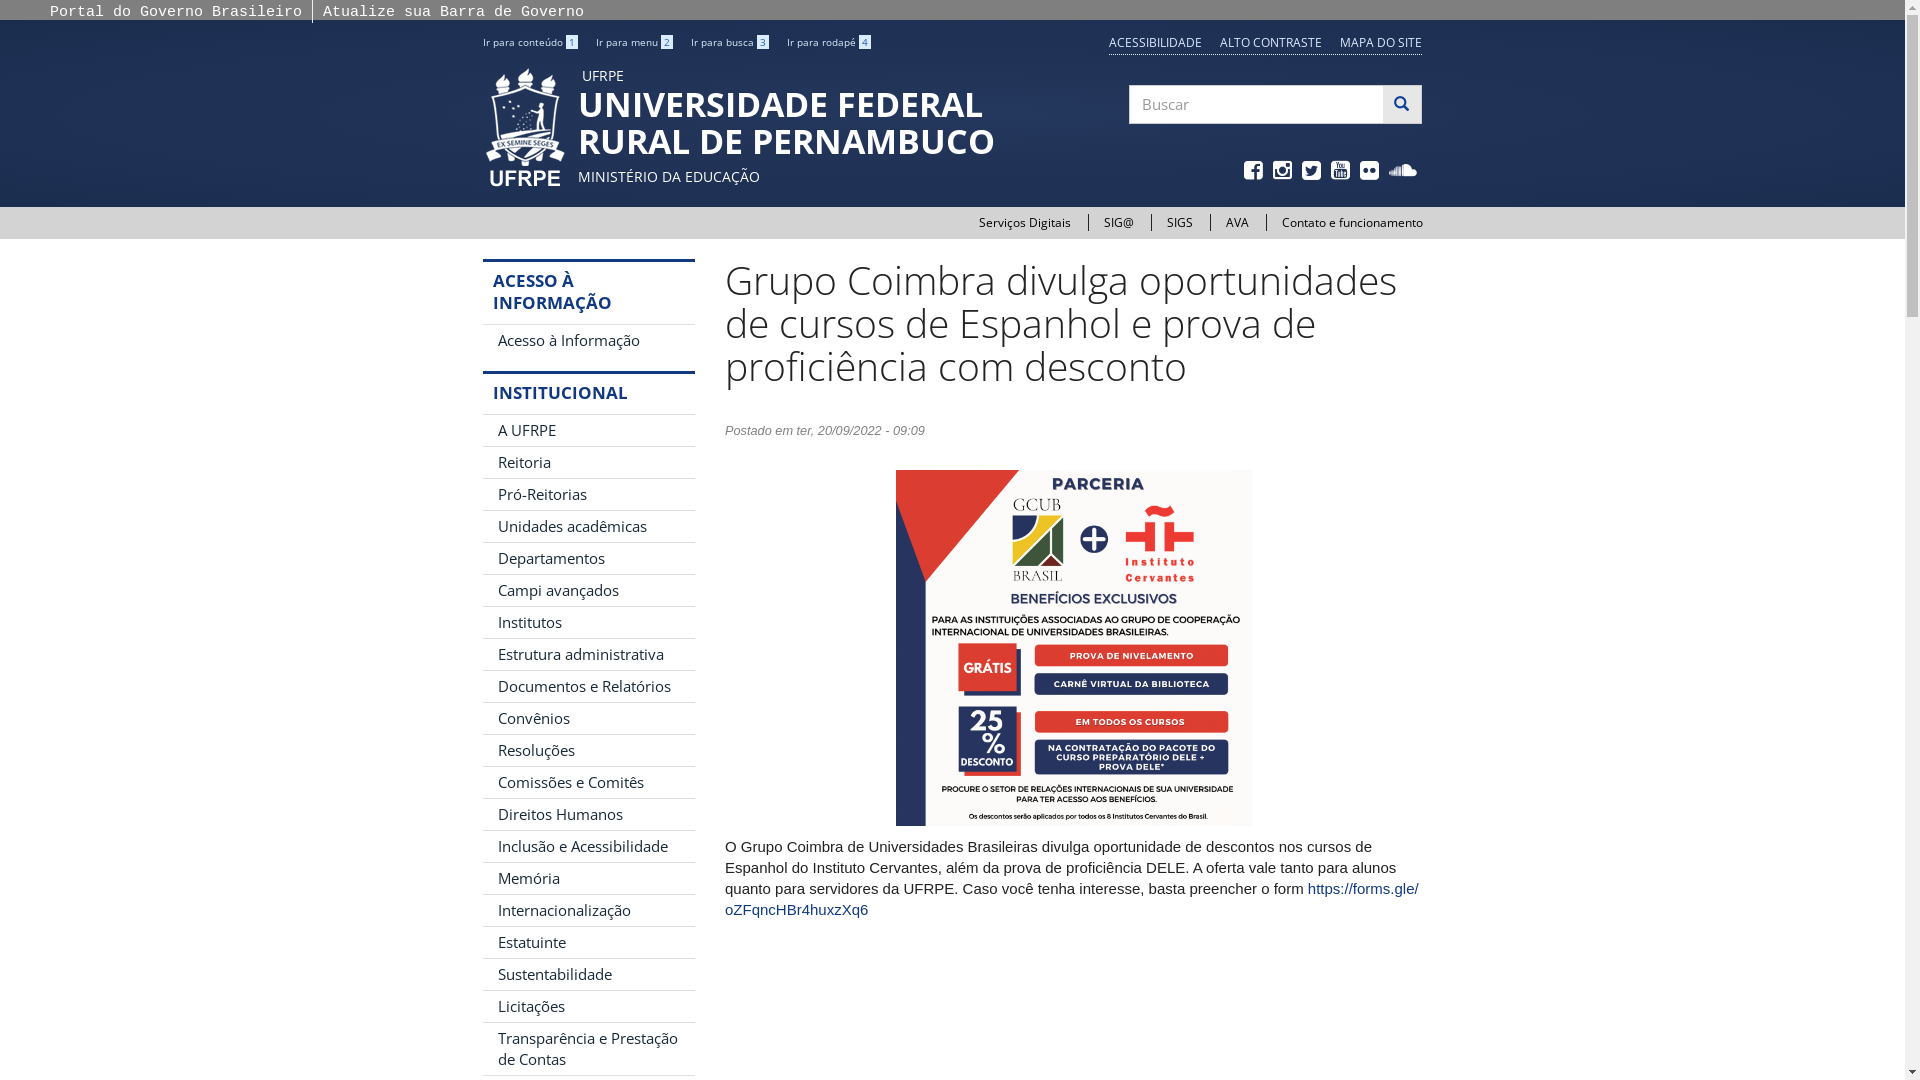 The height and width of the screenshot is (1080, 1920). I want to click on 'Departamentos', so click(587, 558).